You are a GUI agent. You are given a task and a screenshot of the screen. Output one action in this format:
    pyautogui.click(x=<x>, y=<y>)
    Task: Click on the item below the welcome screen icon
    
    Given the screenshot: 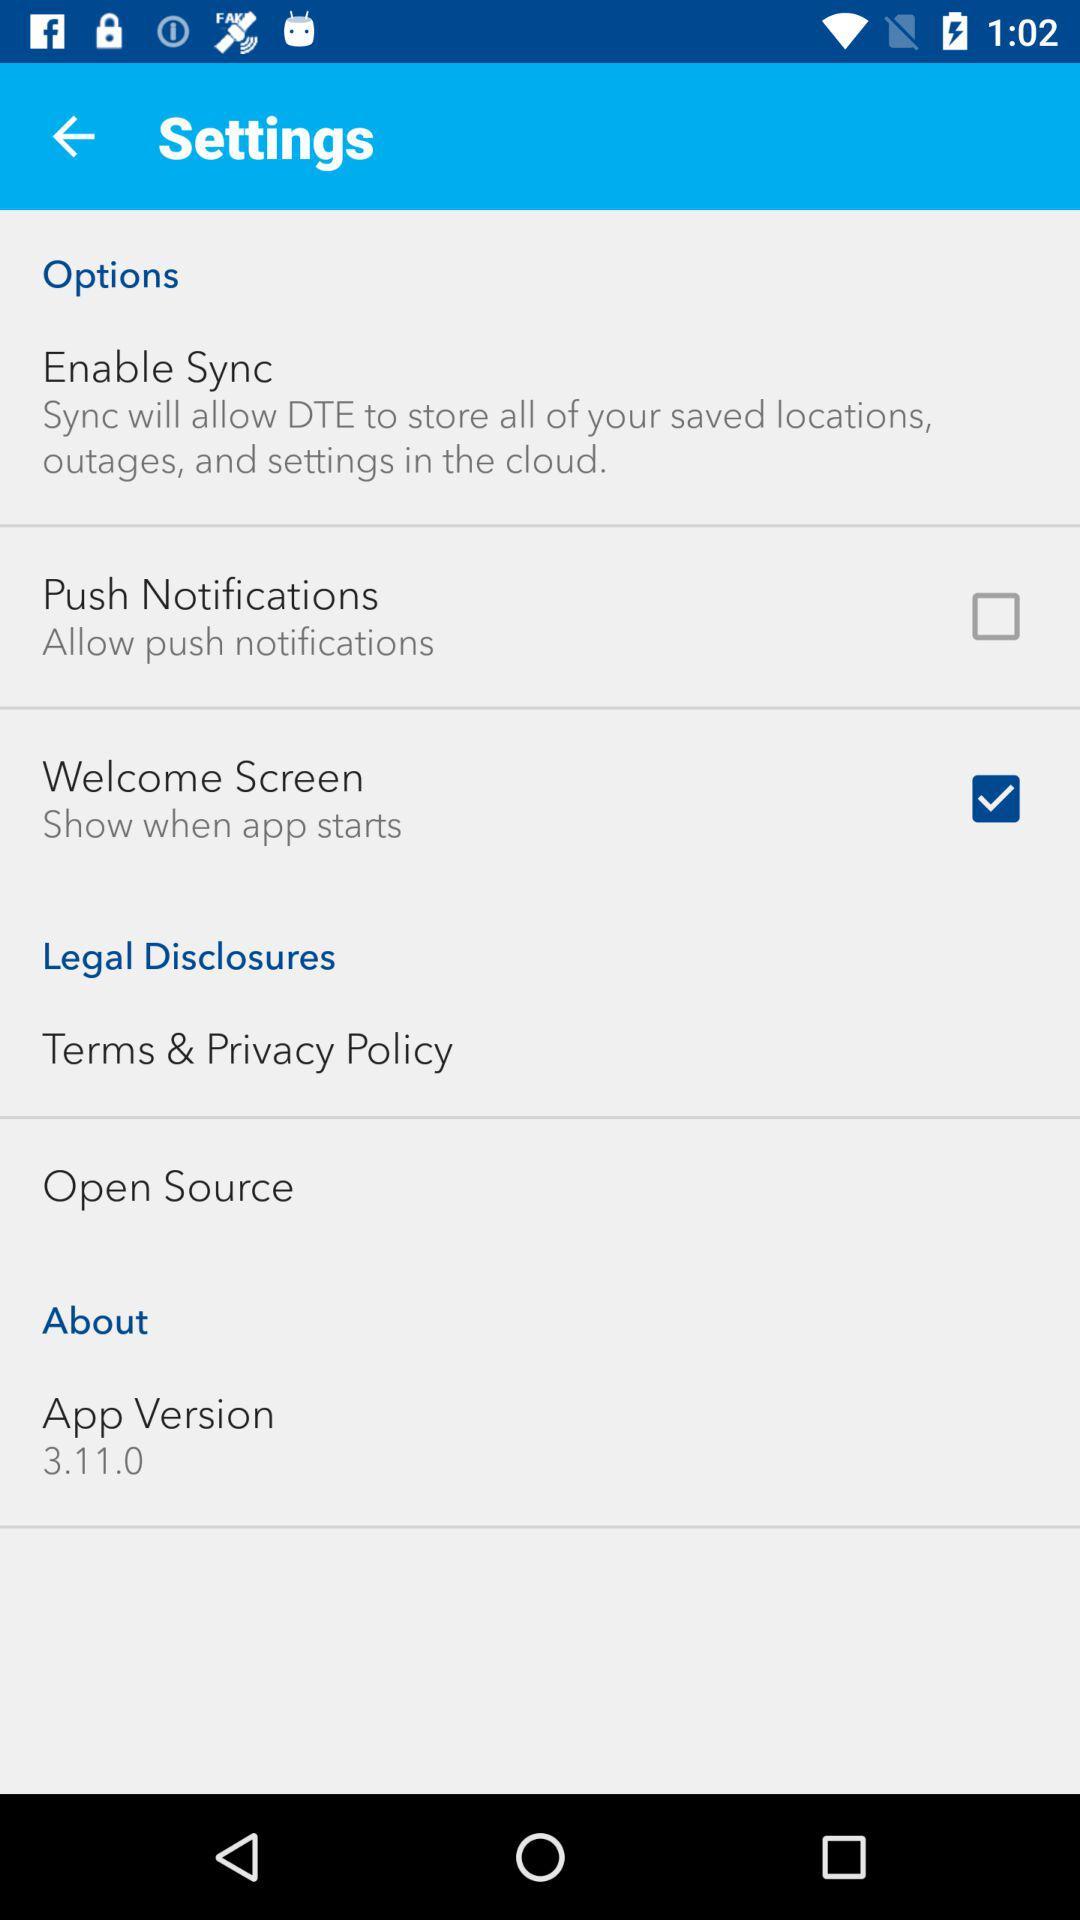 What is the action you would take?
    pyautogui.click(x=222, y=824)
    